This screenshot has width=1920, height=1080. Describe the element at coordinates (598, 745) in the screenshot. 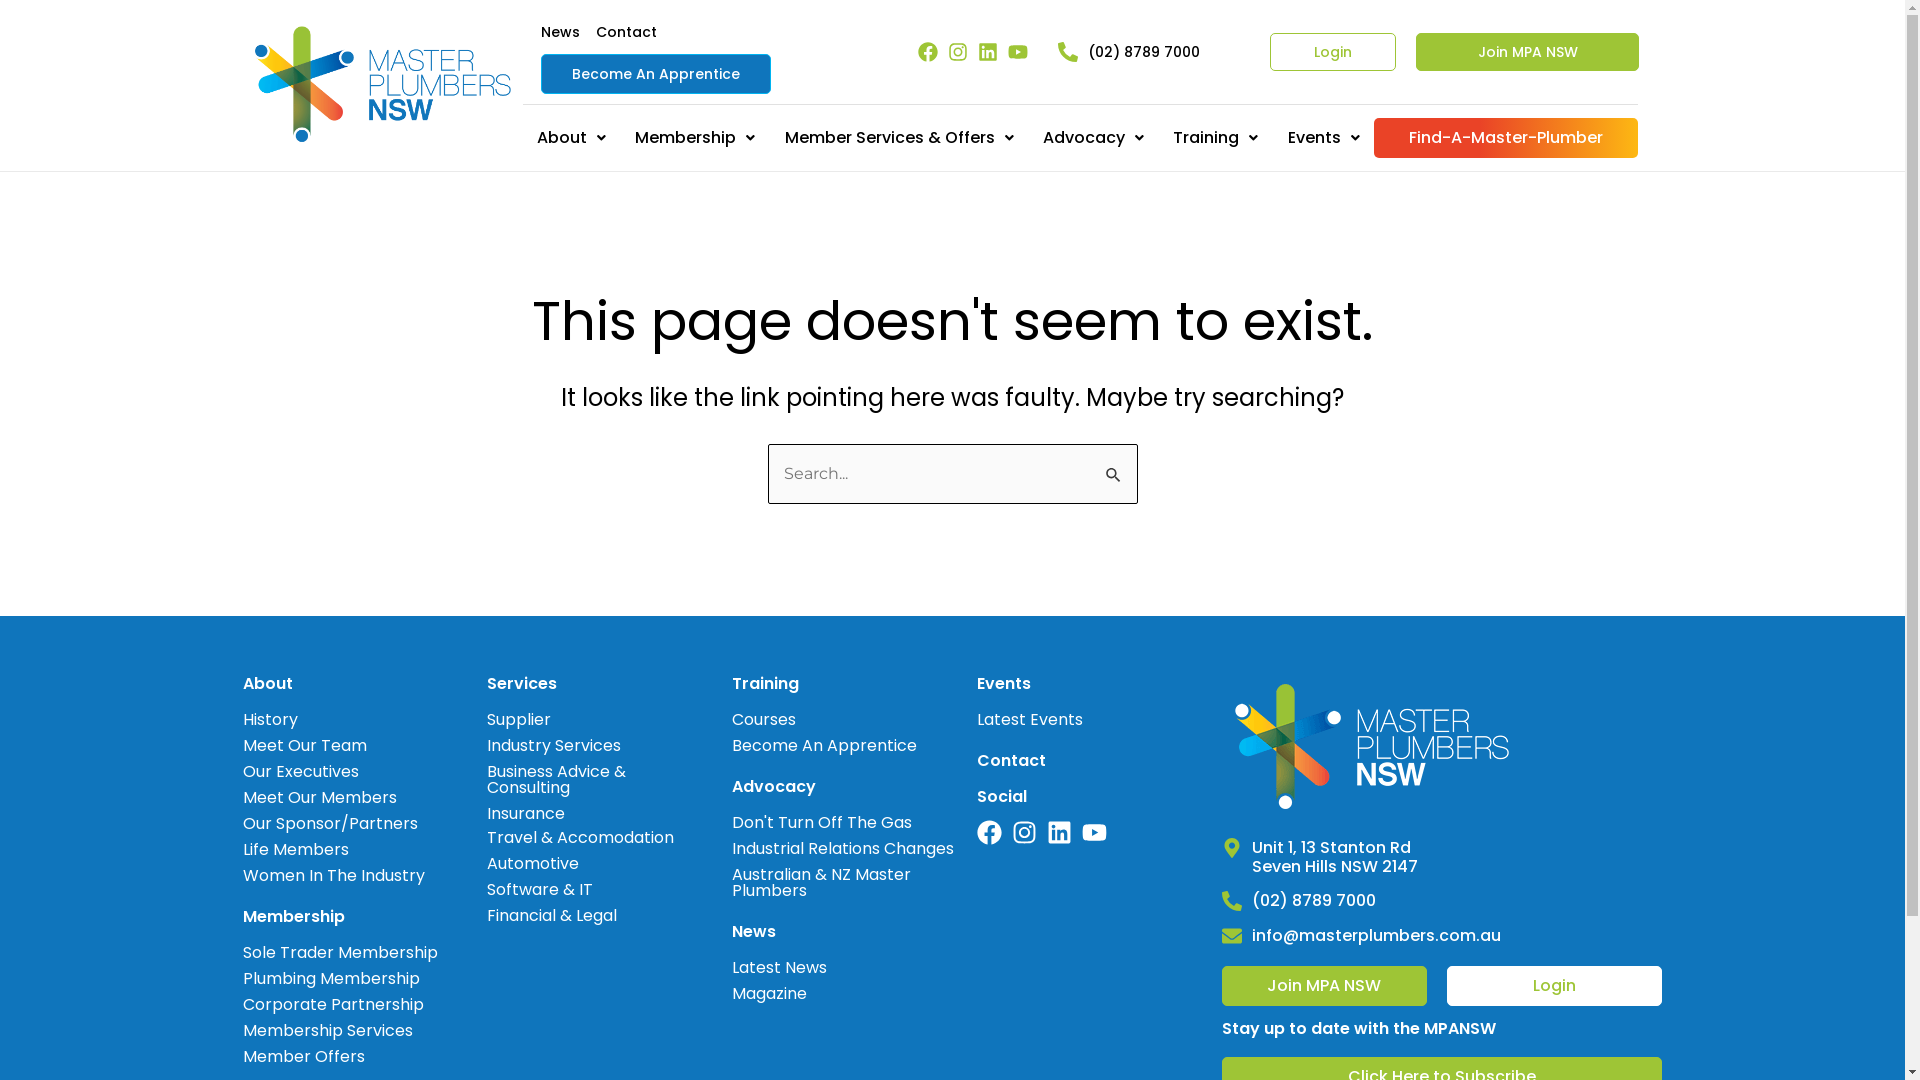

I see `'Industry Services'` at that location.